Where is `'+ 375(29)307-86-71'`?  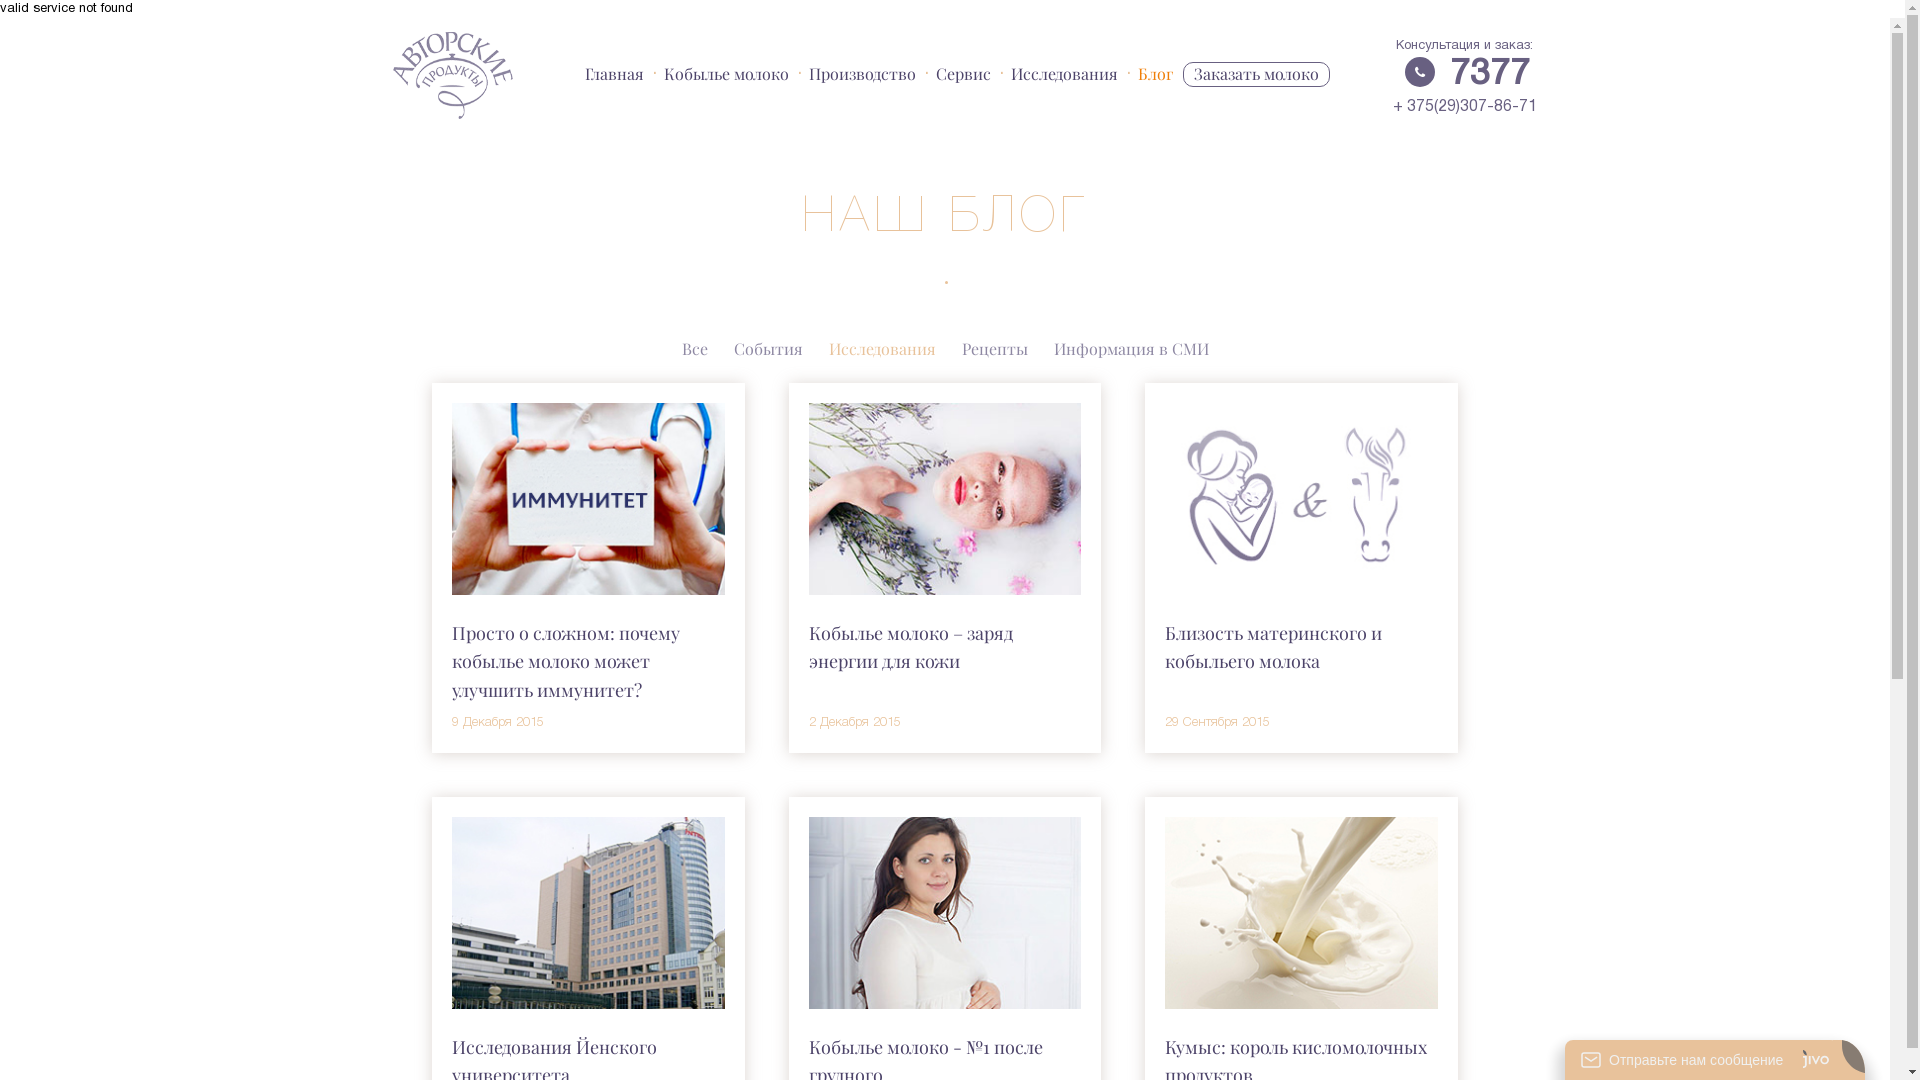 '+ 375(29)307-86-71' is located at coordinates (1464, 107).